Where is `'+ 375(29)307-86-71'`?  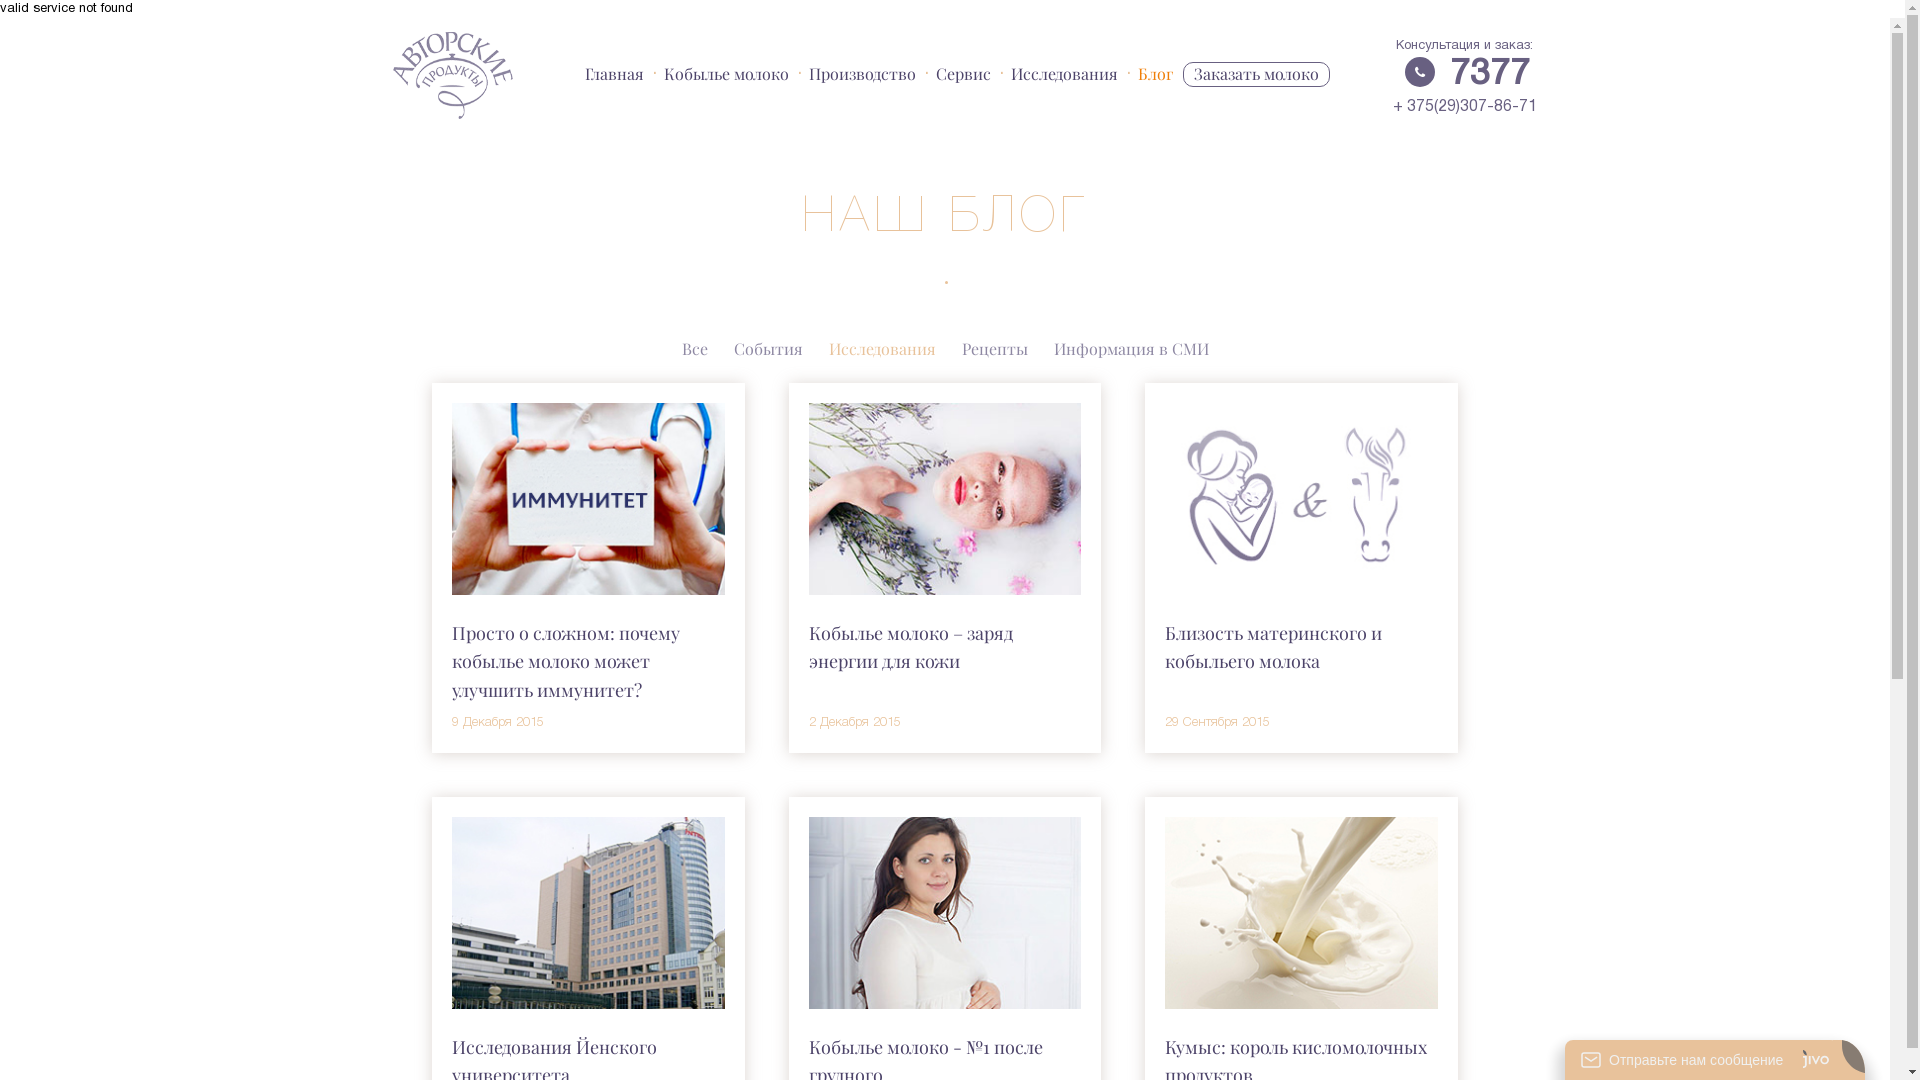 '+ 375(29)307-86-71' is located at coordinates (1464, 107).